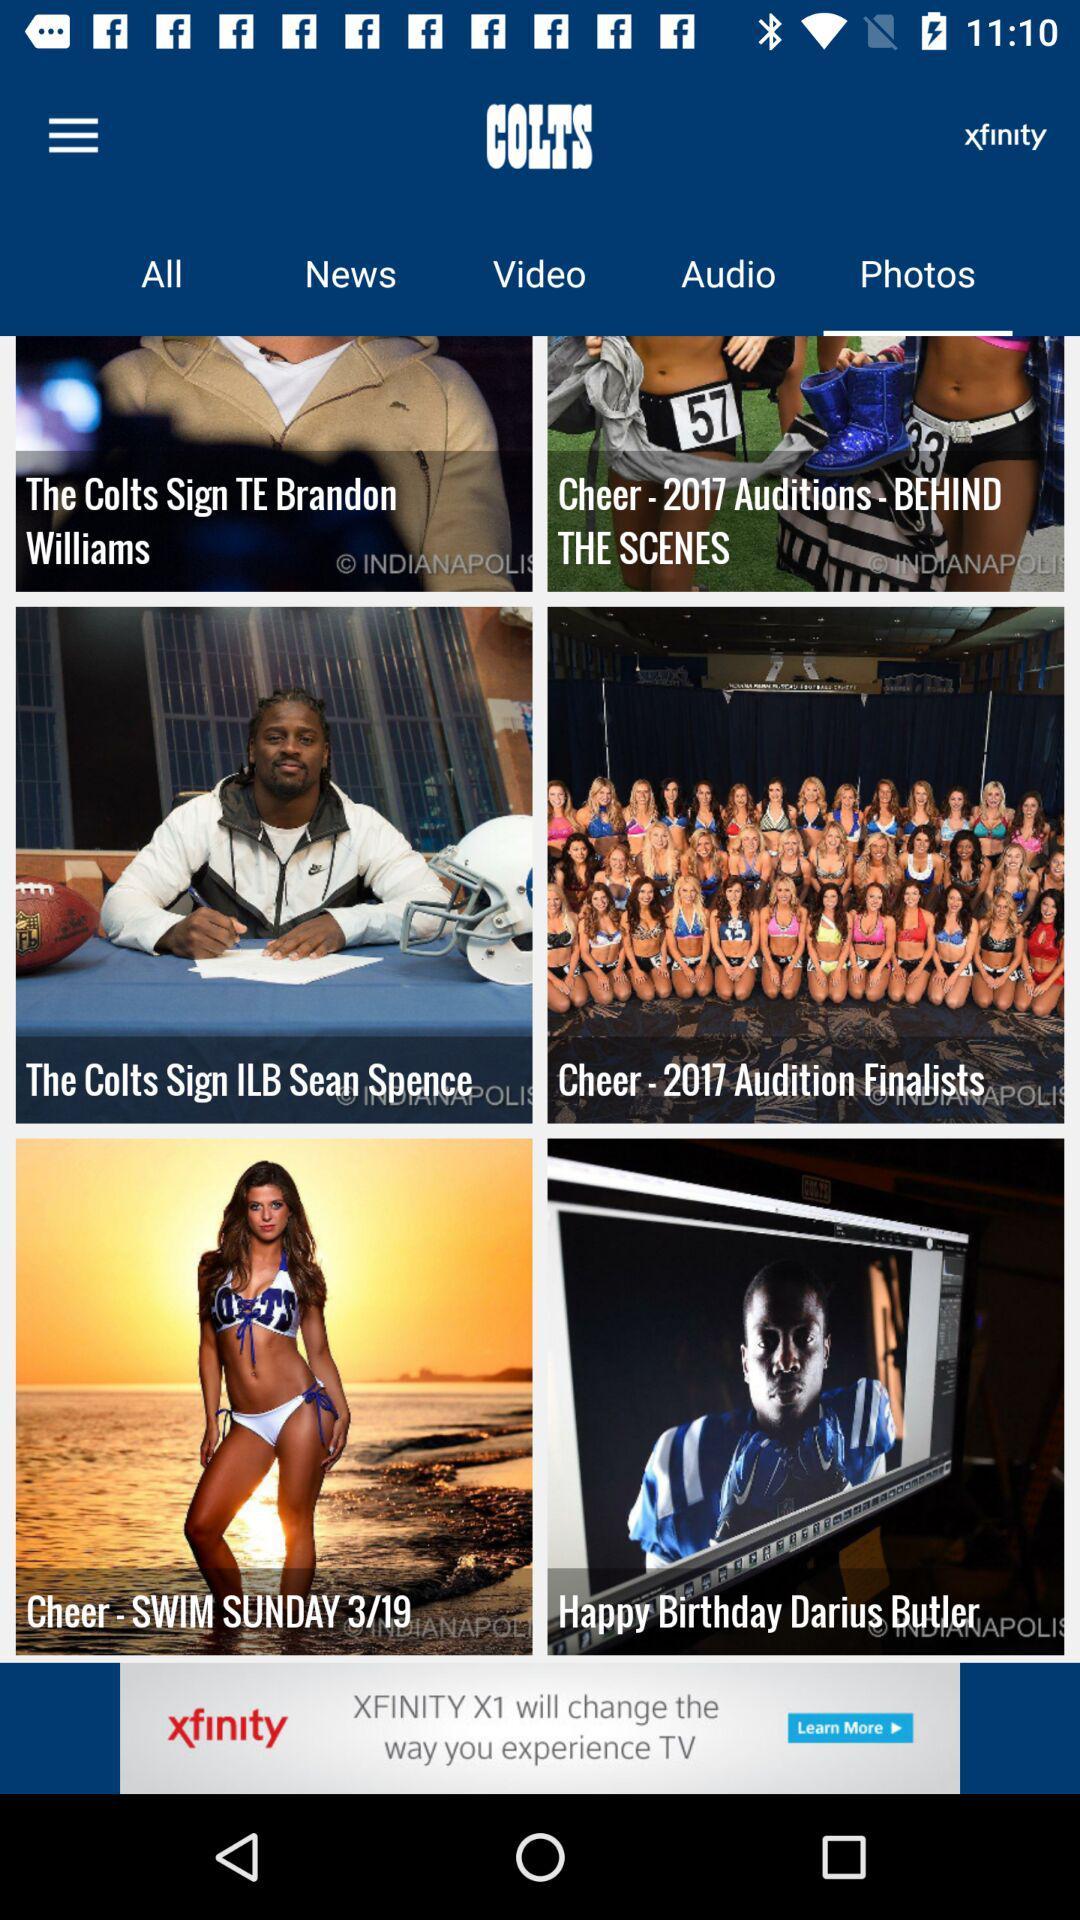 The height and width of the screenshot is (1920, 1080). What do you see at coordinates (540, 1727) in the screenshot?
I see `the advertisement` at bounding box center [540, 1727].